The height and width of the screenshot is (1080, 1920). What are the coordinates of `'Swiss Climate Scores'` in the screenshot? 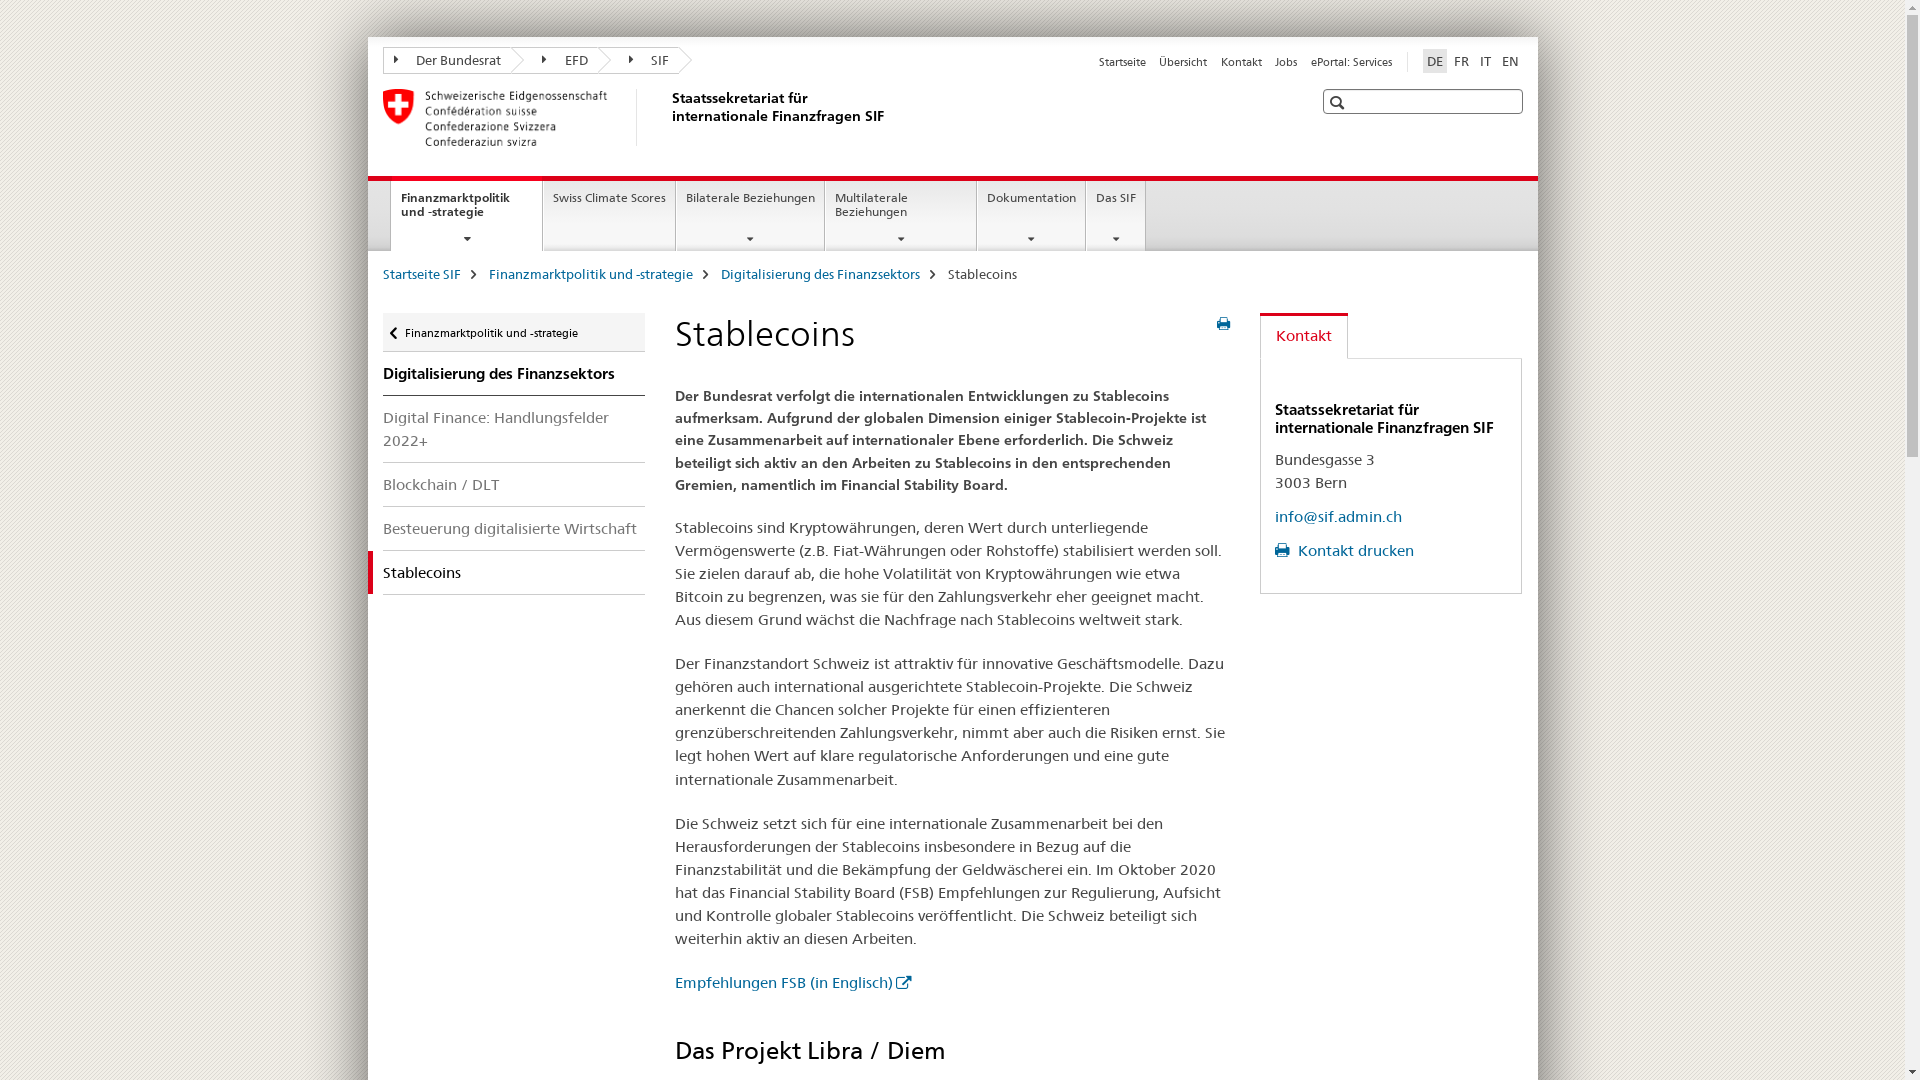 It's located at (608, 216).